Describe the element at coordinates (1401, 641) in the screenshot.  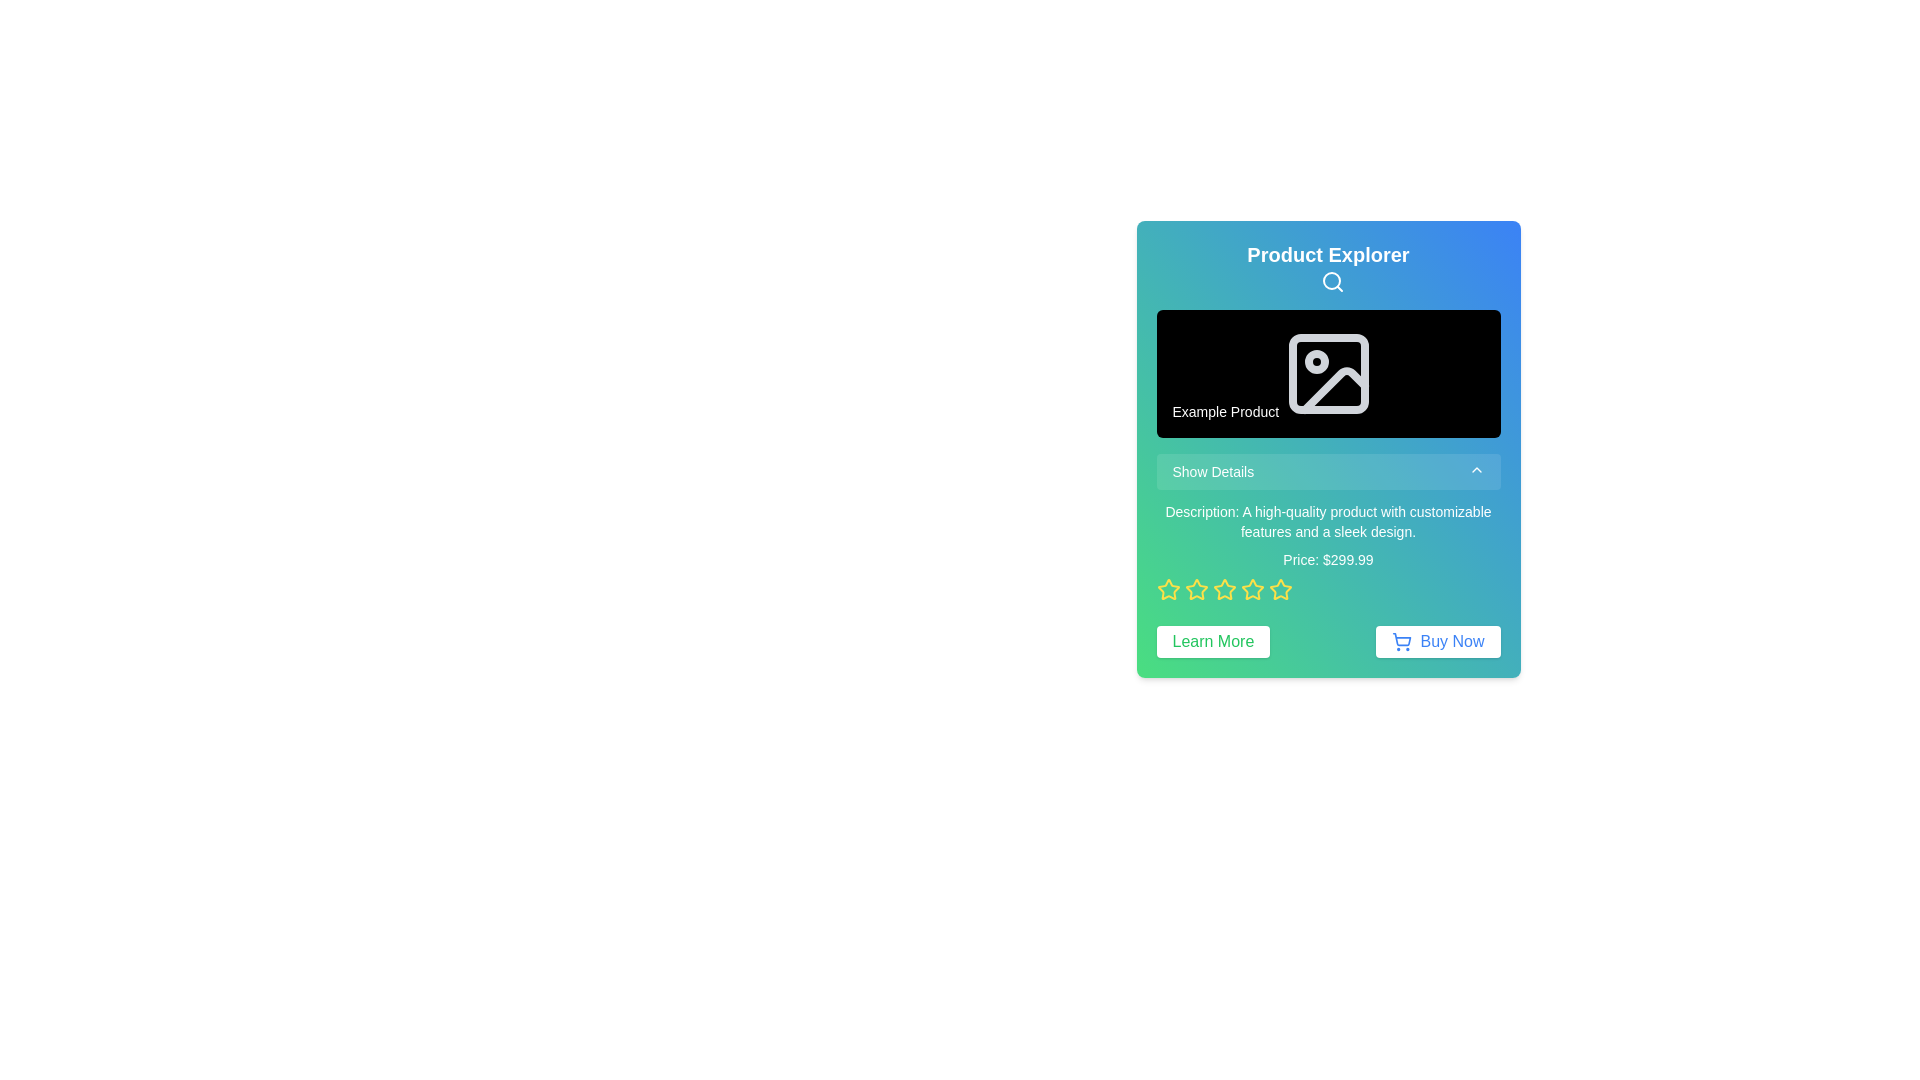
I see `the 'Buy Now' button which contains a shopping cart icon on the left side, located at the bottom-right of a product card` at that location.